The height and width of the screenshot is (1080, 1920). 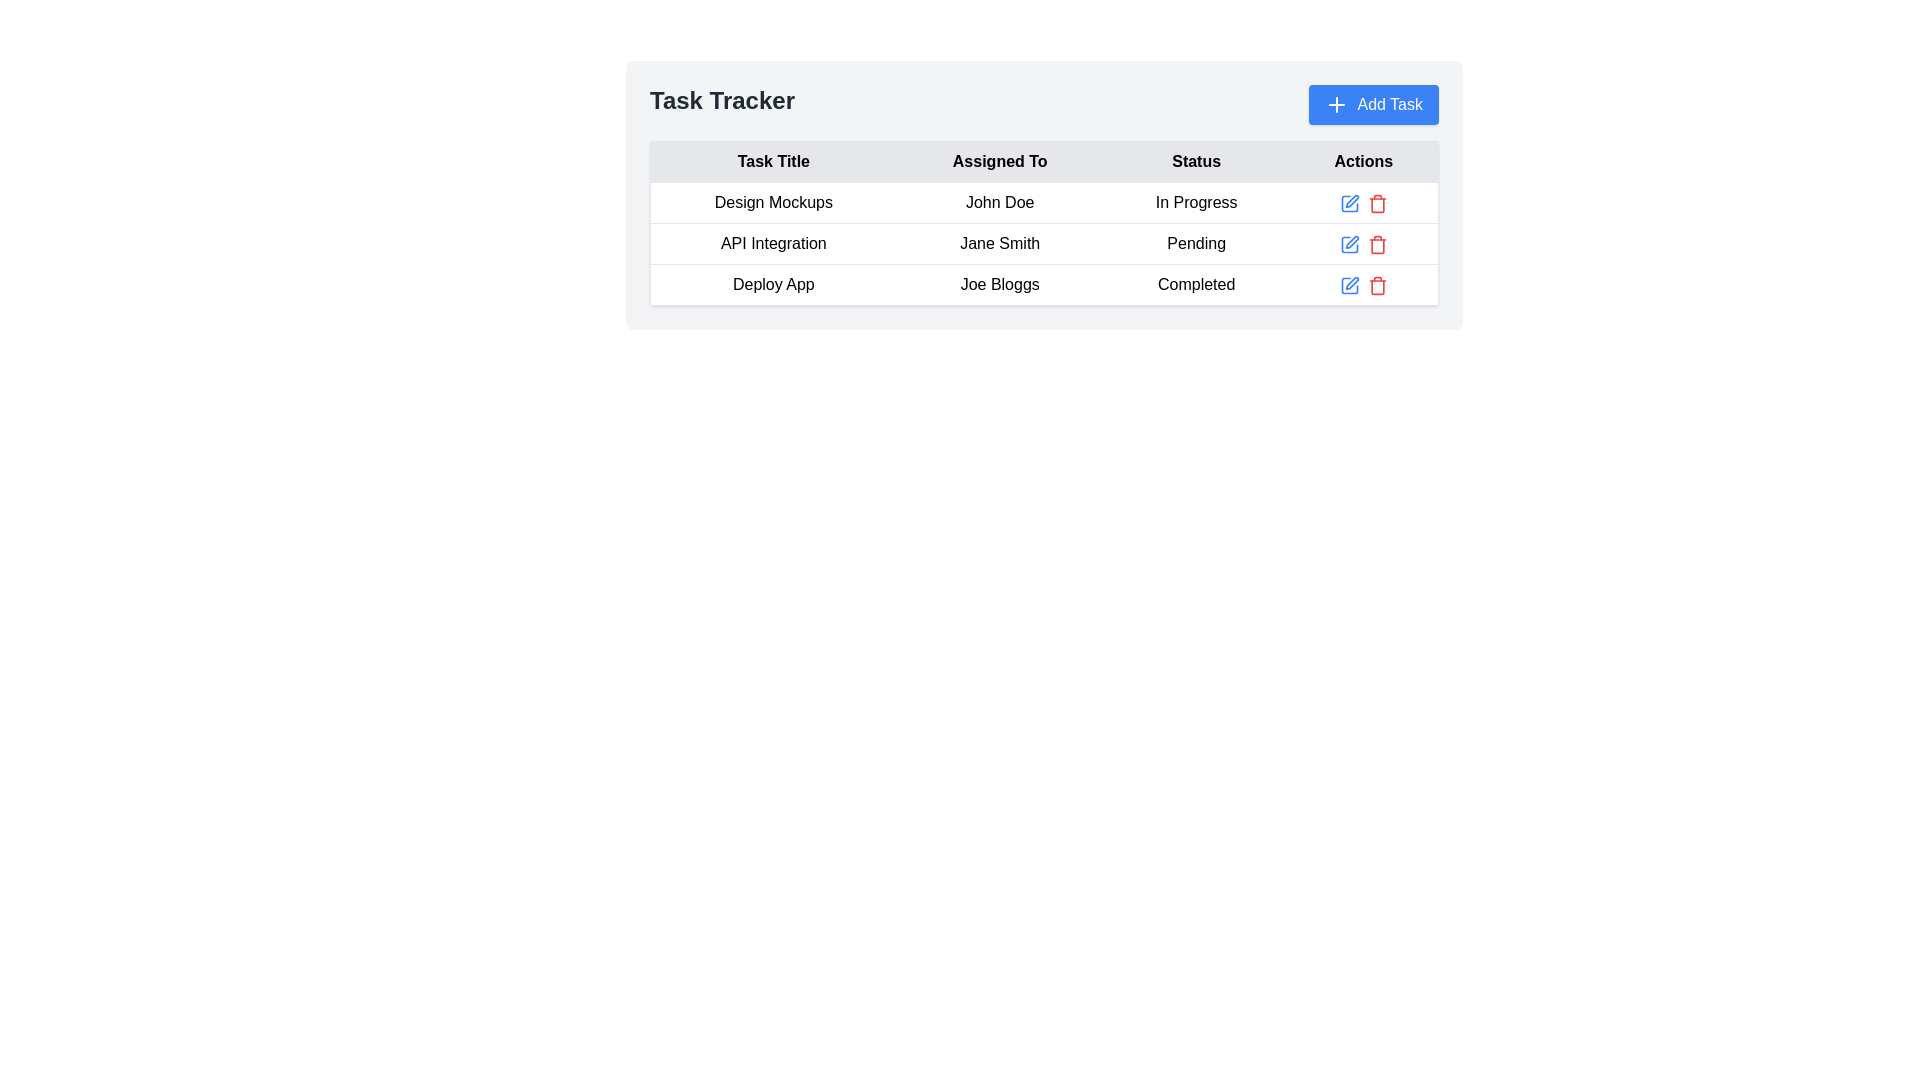 What do you see at coordinates (1376, 285) in the screenshot?
I see `the delete icon in the 'Actions' column of the third row for the 'Deploy App' task` at bounding box center [1376, 285].